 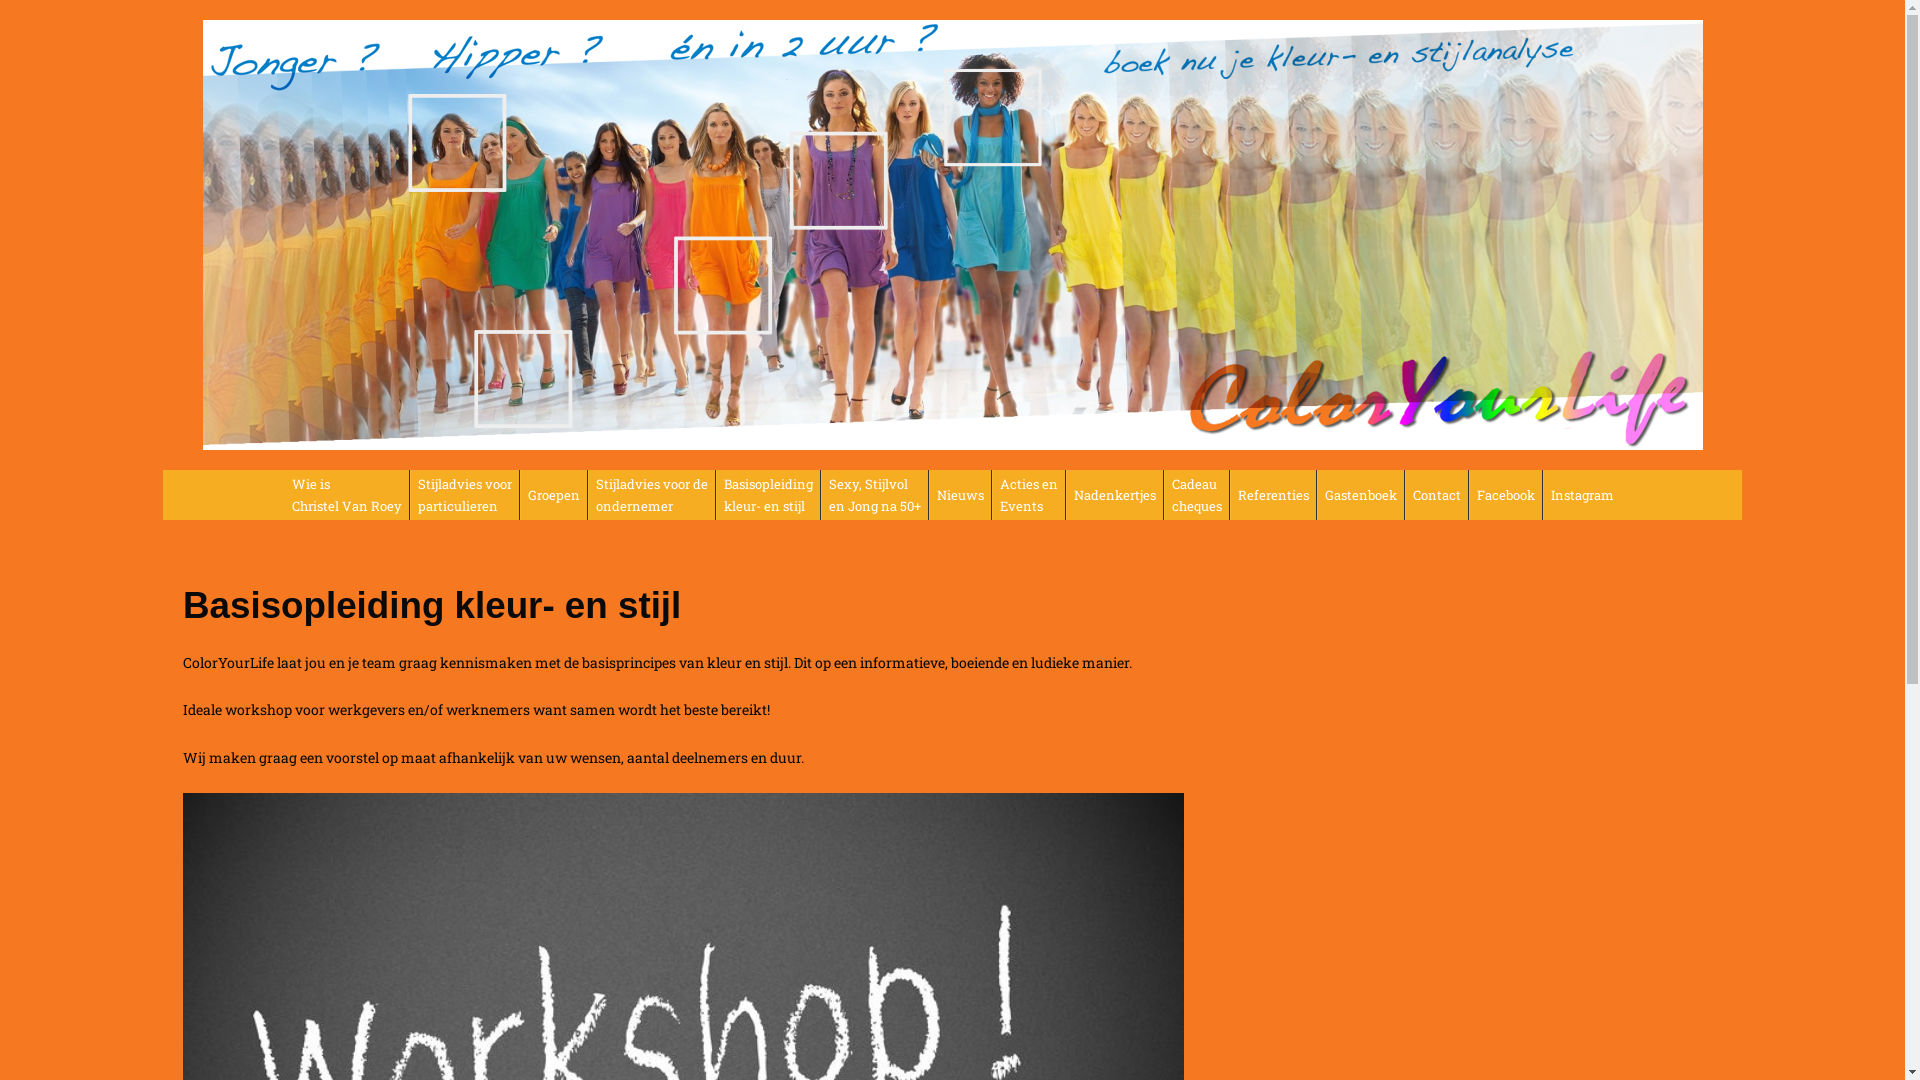 I want to click on 'Referenties', so click(x=1228, y=494).